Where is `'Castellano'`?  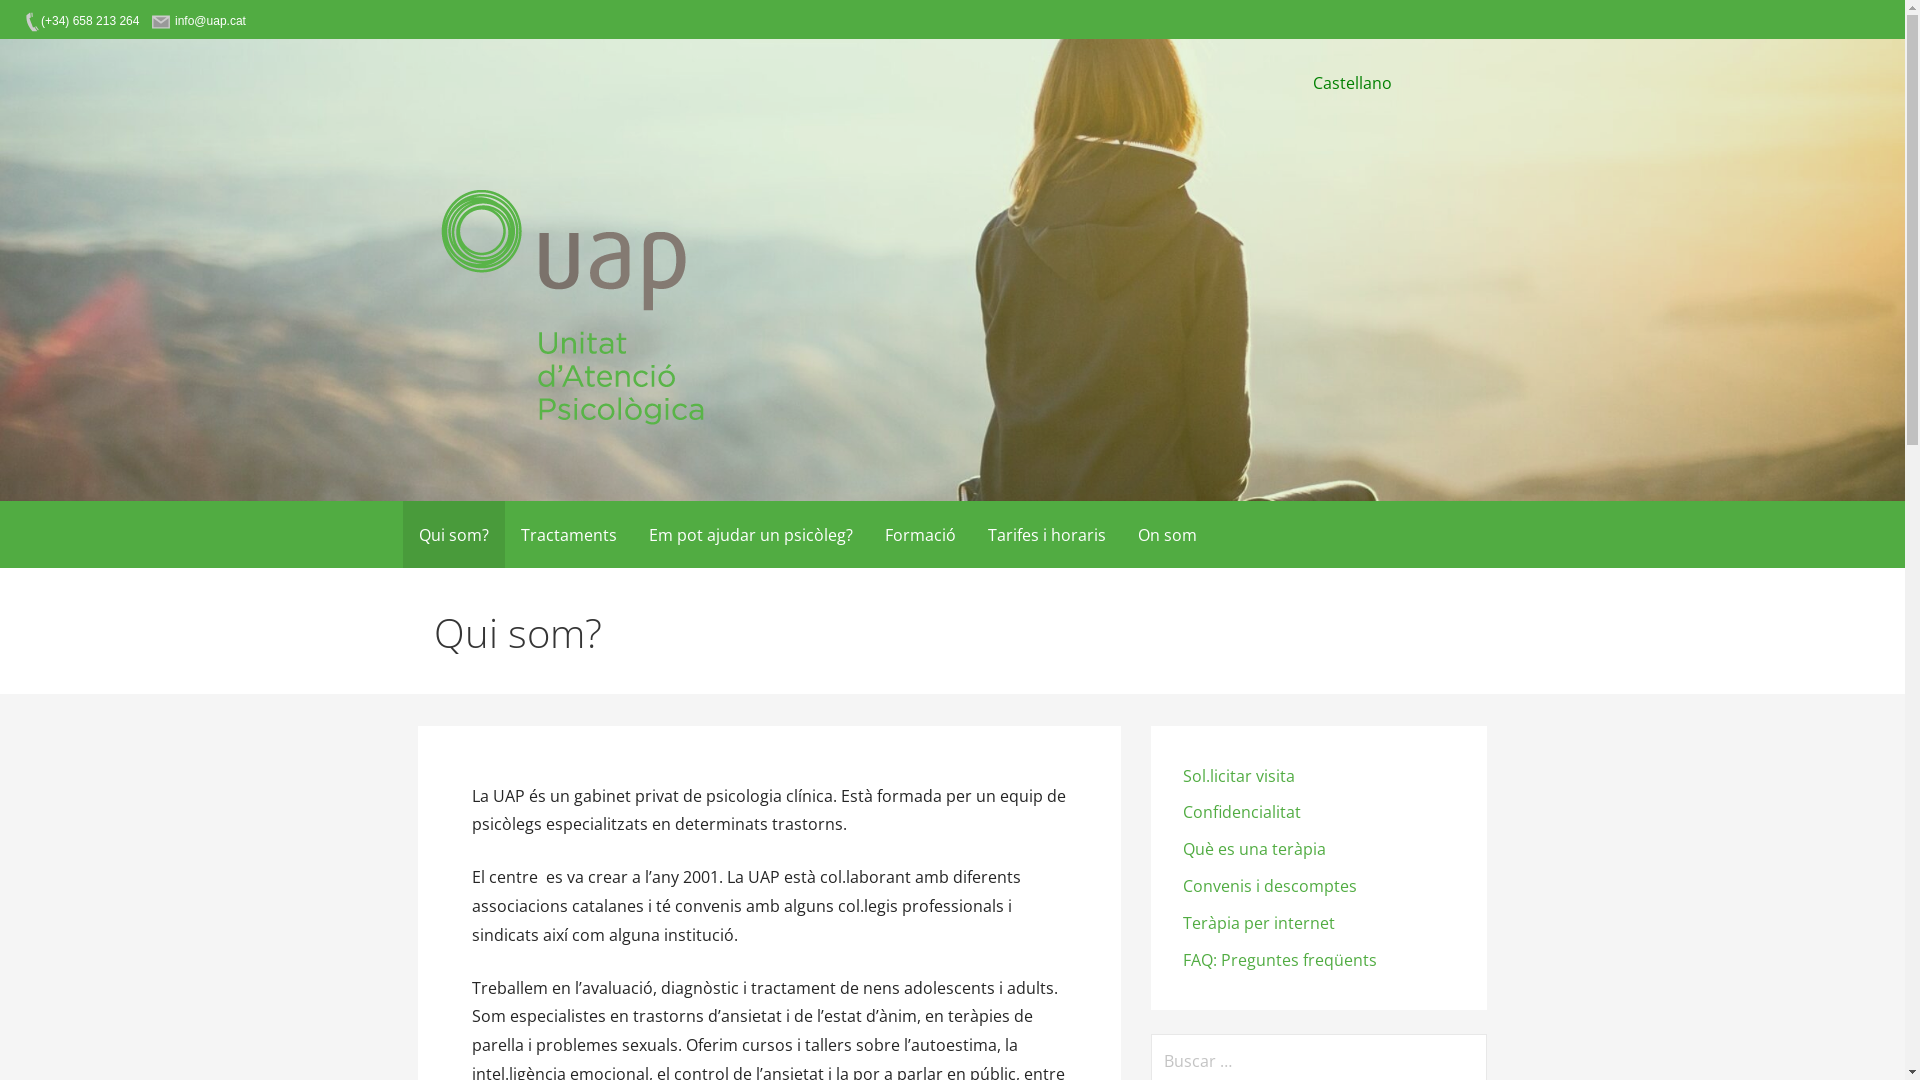
'Castellano' is located at coordinates (1351, 82).